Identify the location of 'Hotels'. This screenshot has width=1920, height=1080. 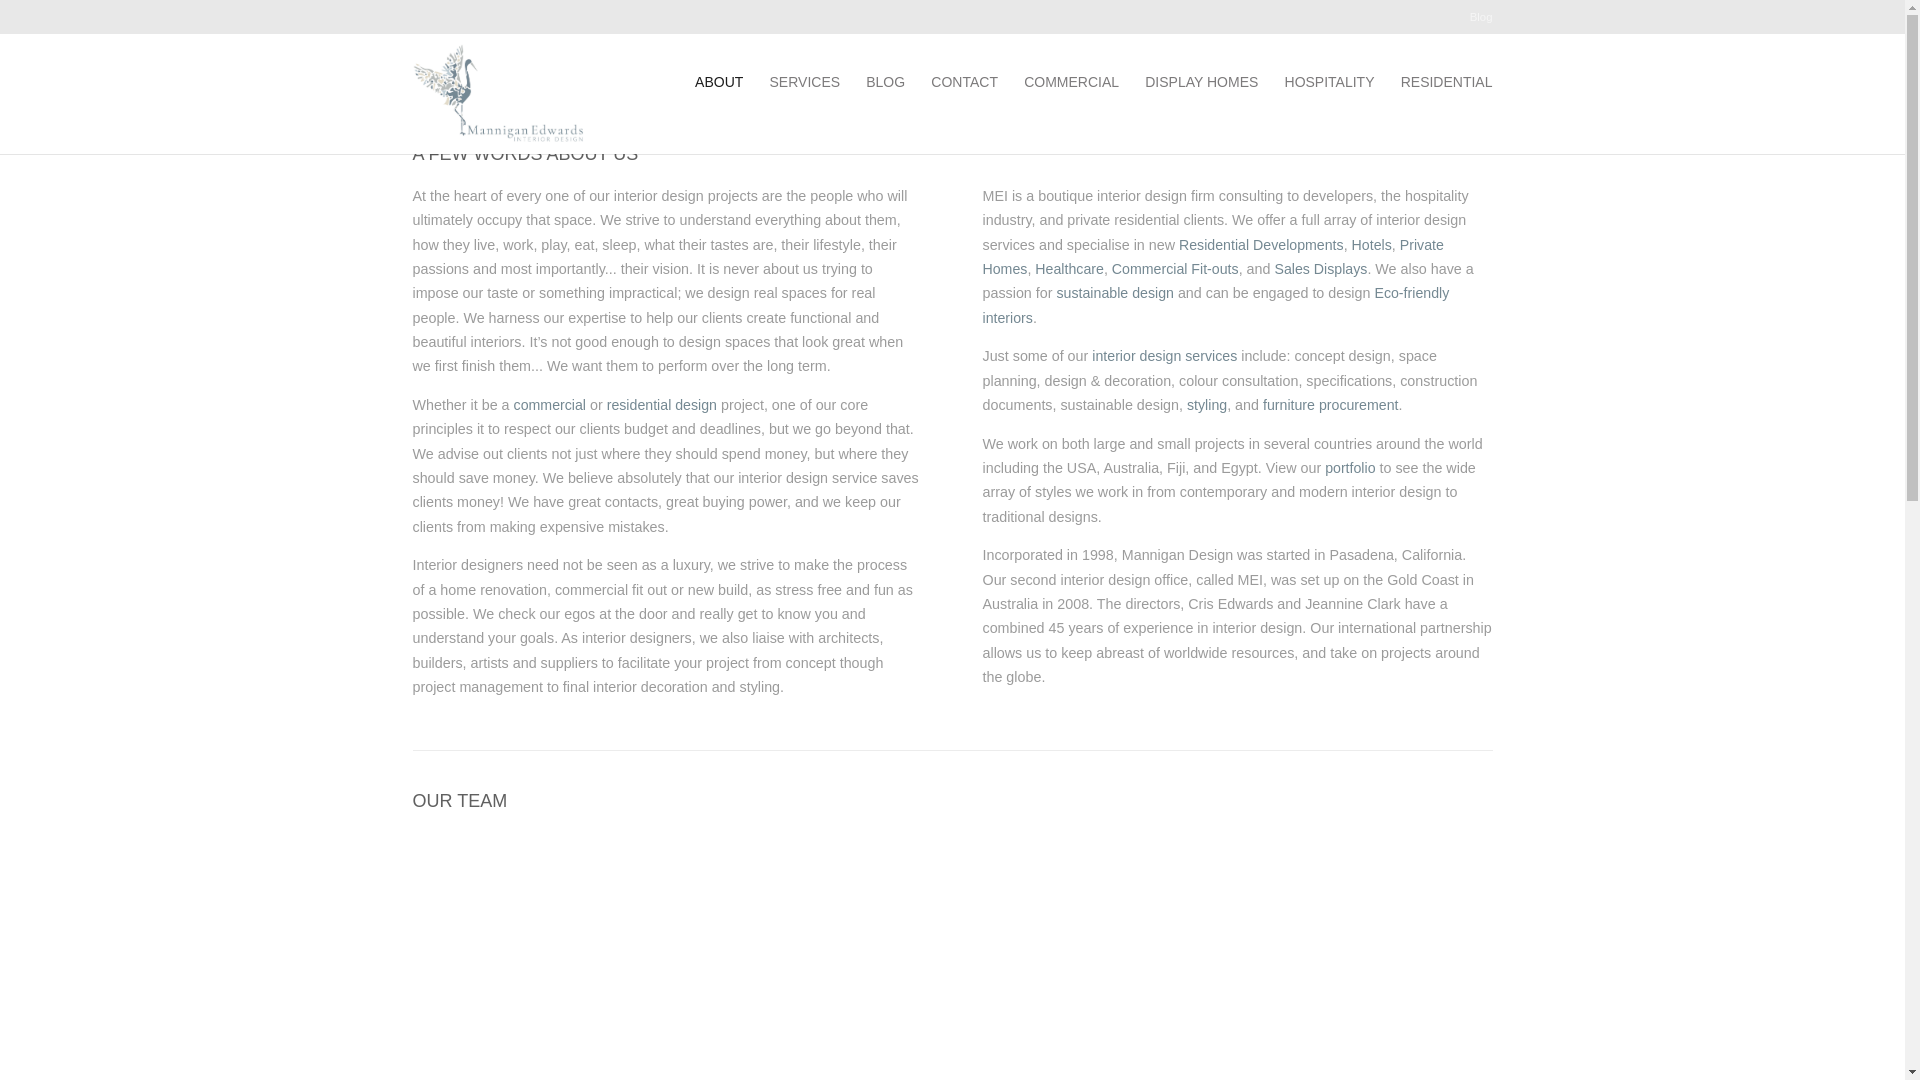
(1371, 244).